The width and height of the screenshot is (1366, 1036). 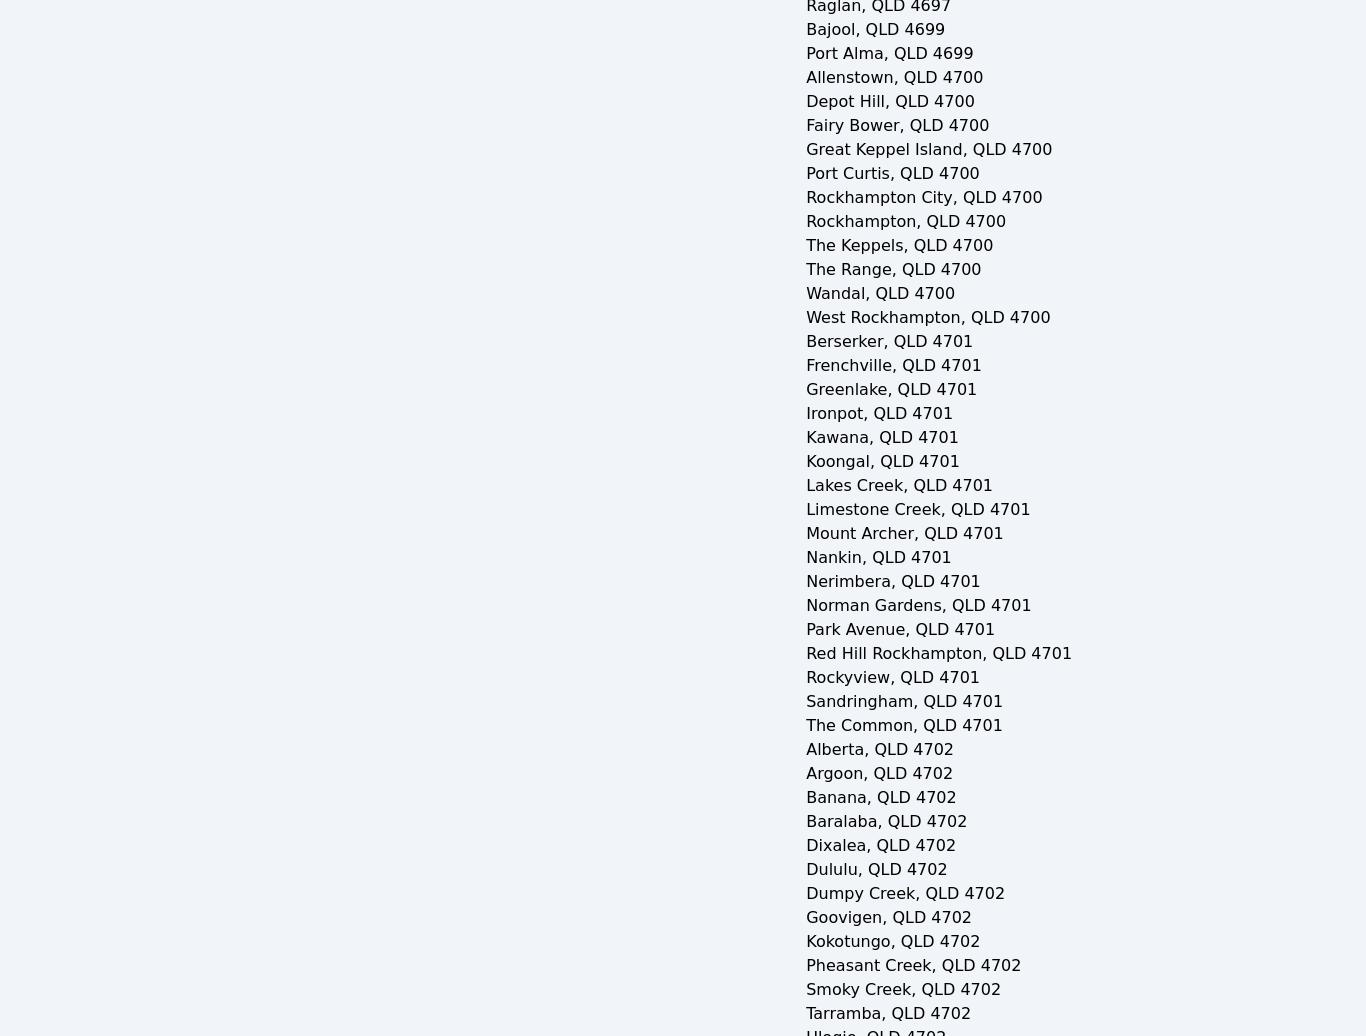 I want to click on 'Bajool, QLD 4699', so click(x=874, y=29).